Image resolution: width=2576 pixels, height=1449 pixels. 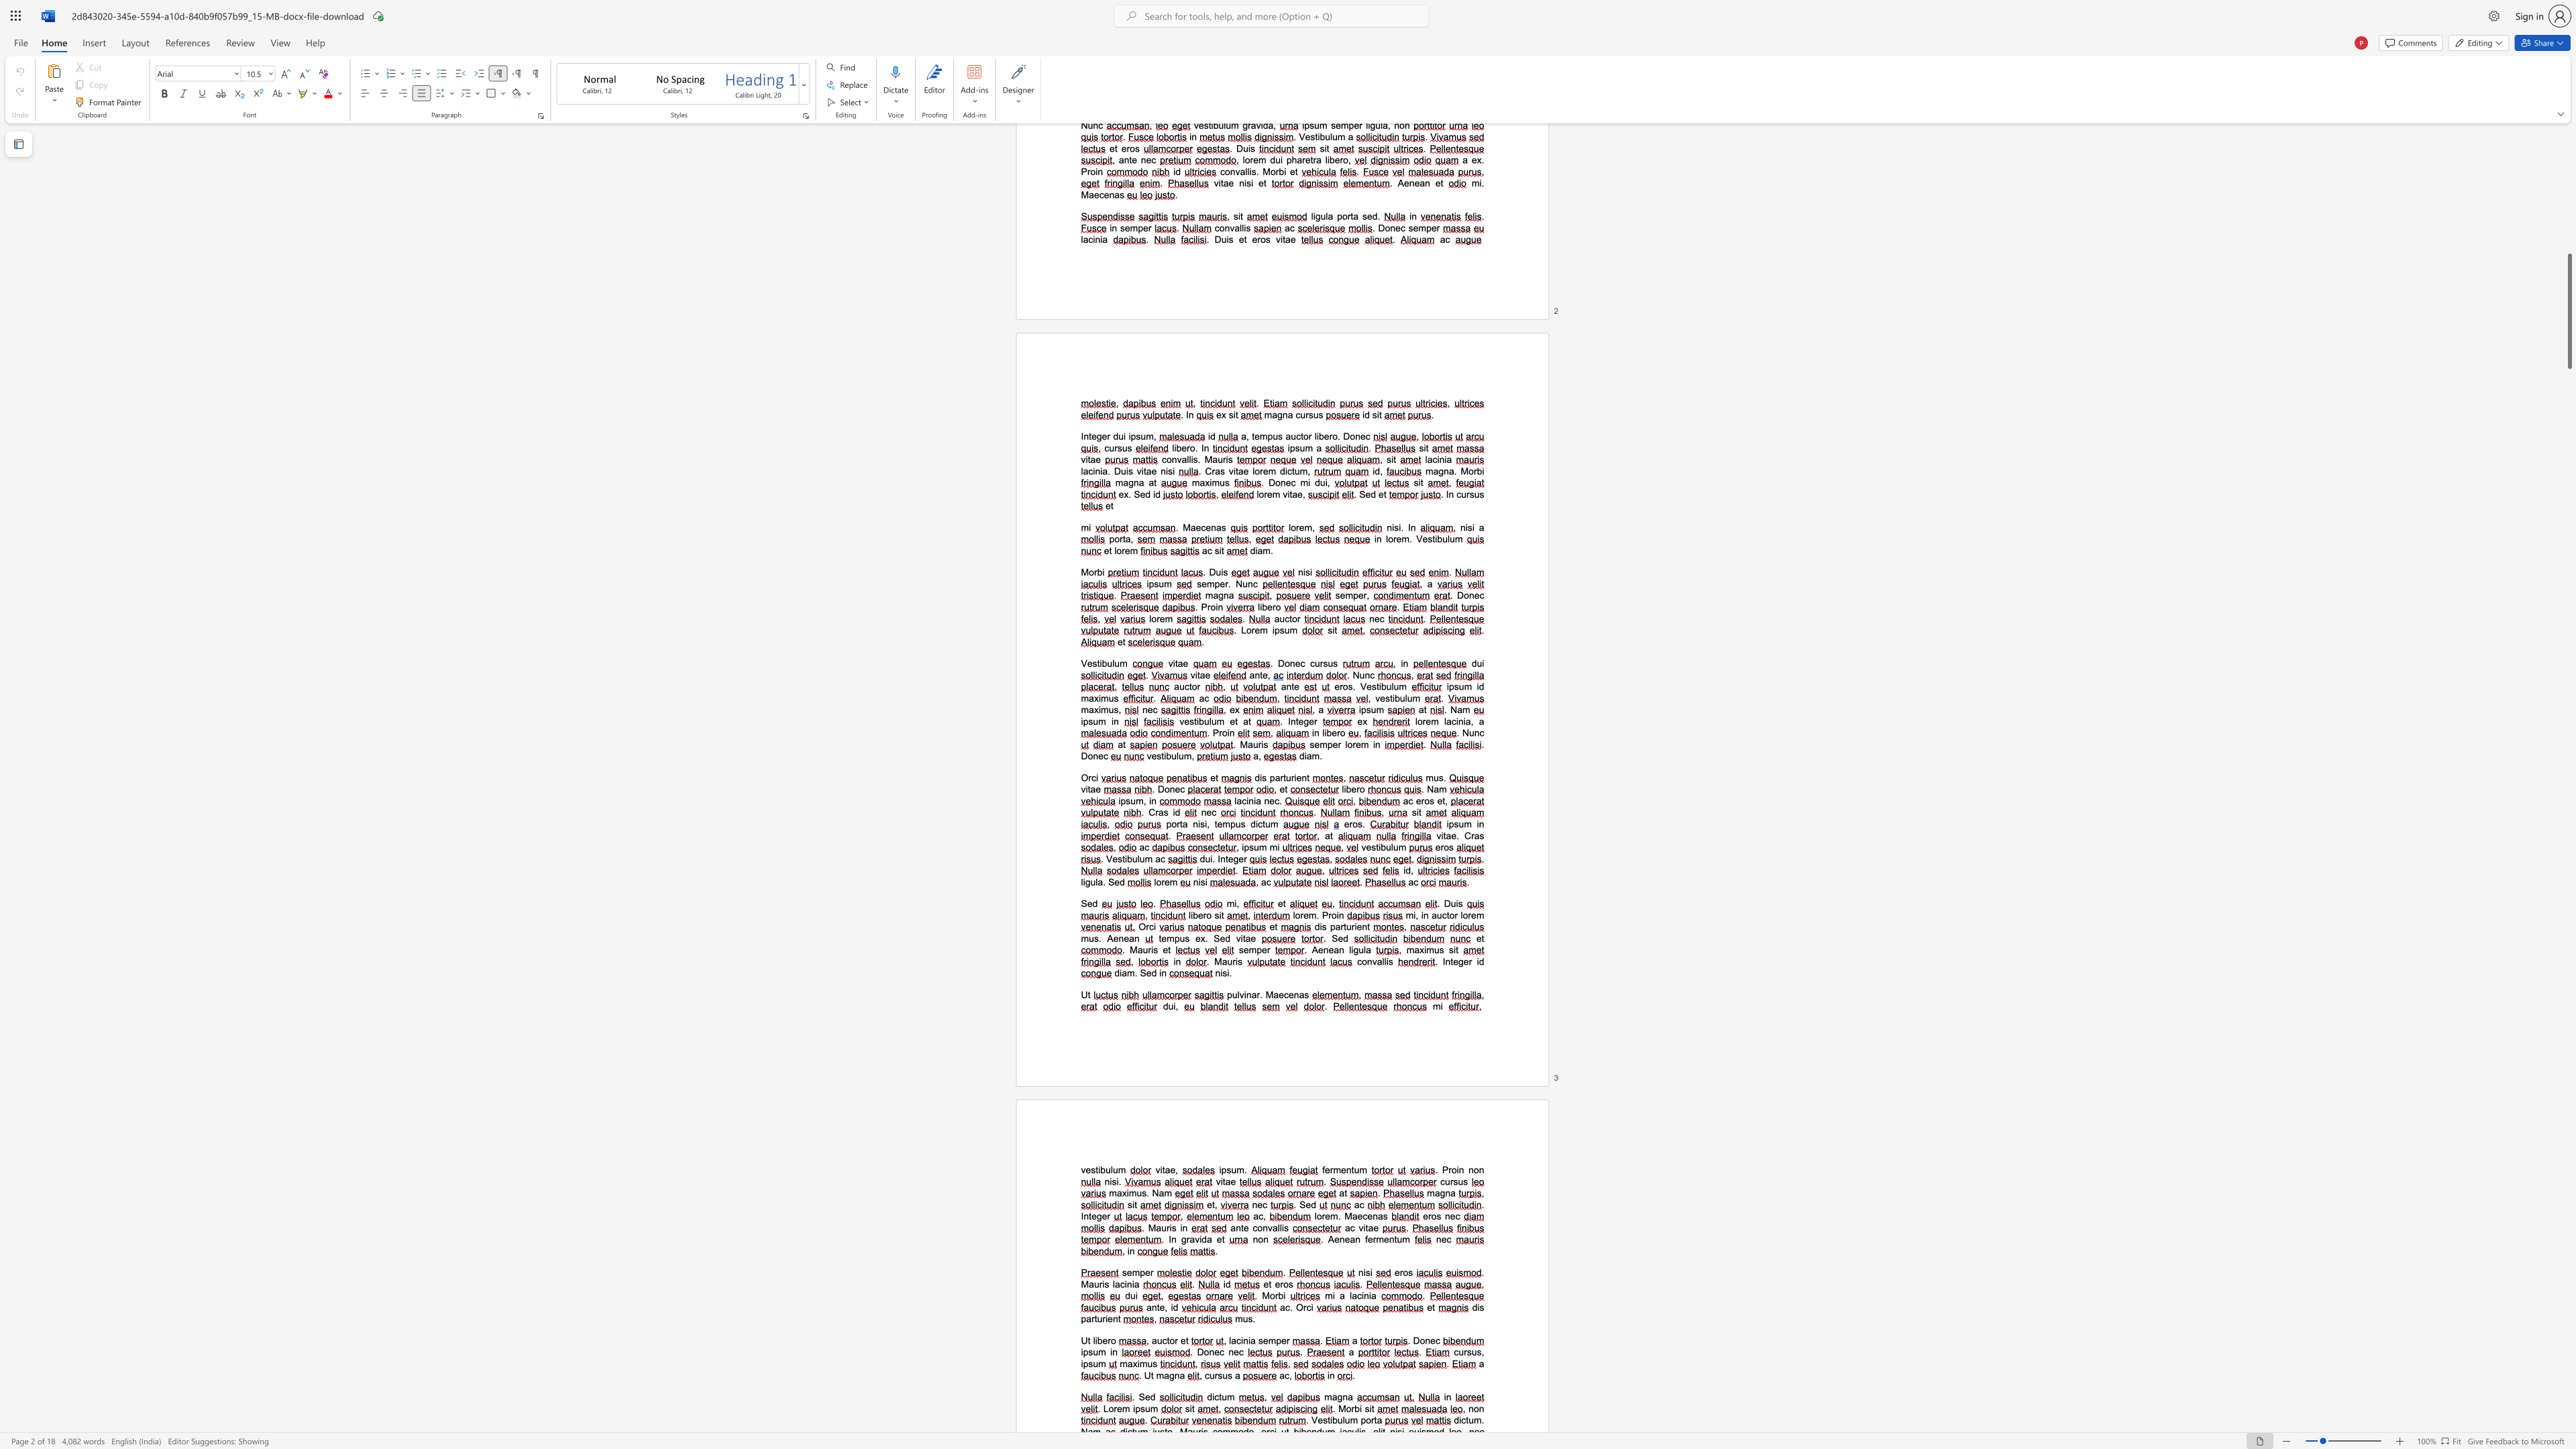 What do you see at coordinates (1260, 1340) in the screenshot?
I see `the 1th character "s" in the text` at bounding box center [1260, 1340].